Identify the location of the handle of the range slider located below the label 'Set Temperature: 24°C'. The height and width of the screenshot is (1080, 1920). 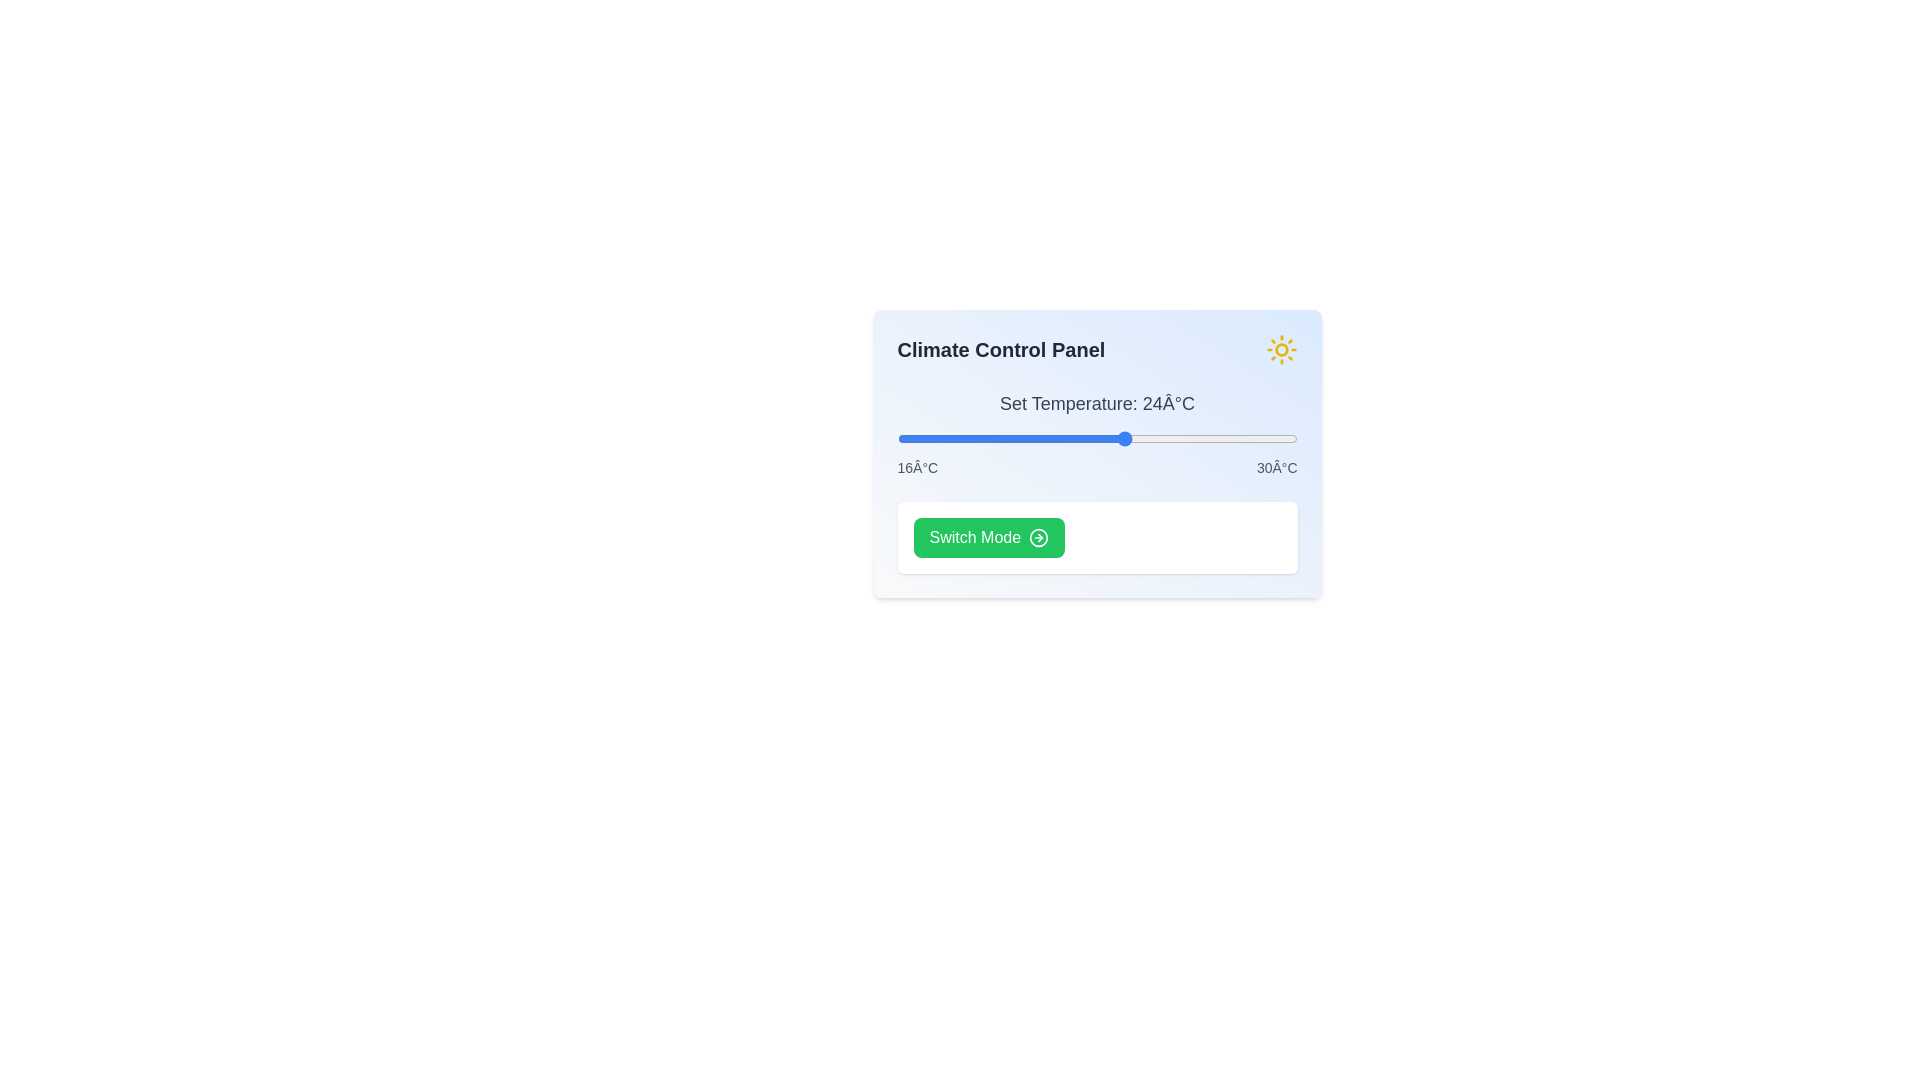
(1096, 438).